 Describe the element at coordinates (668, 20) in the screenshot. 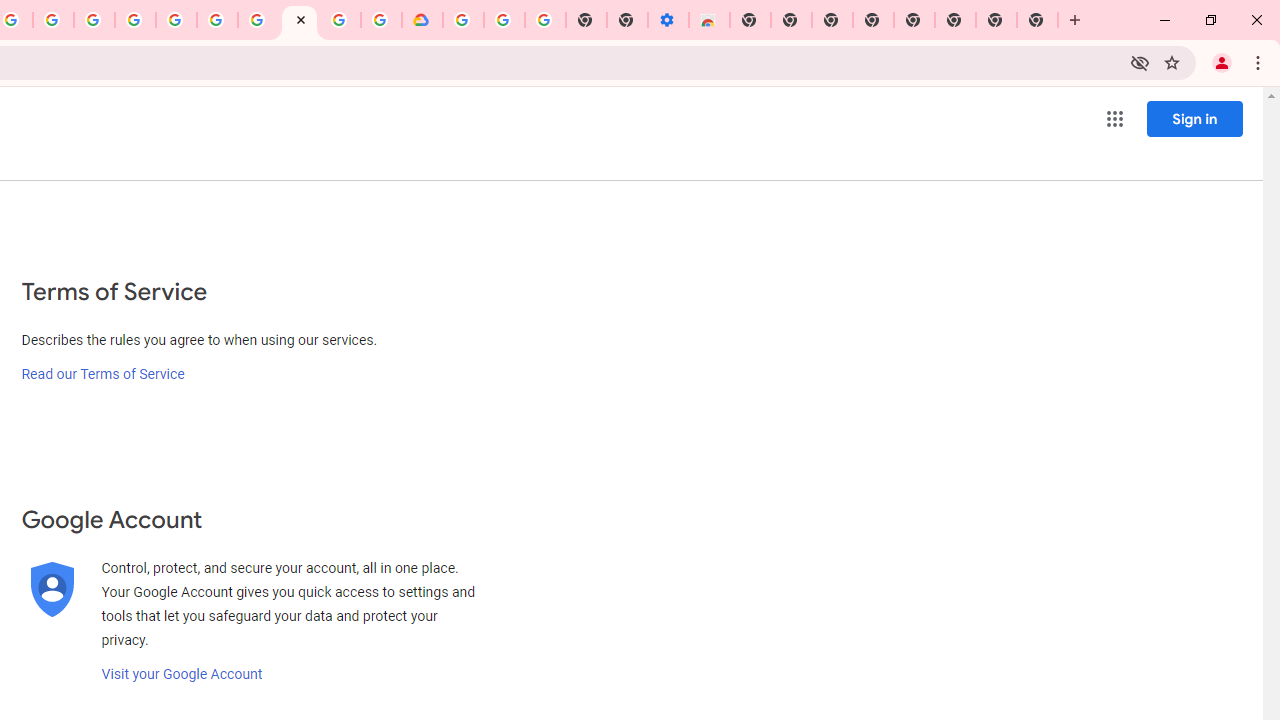

I see `'Settings - Accessibility'` at that location.